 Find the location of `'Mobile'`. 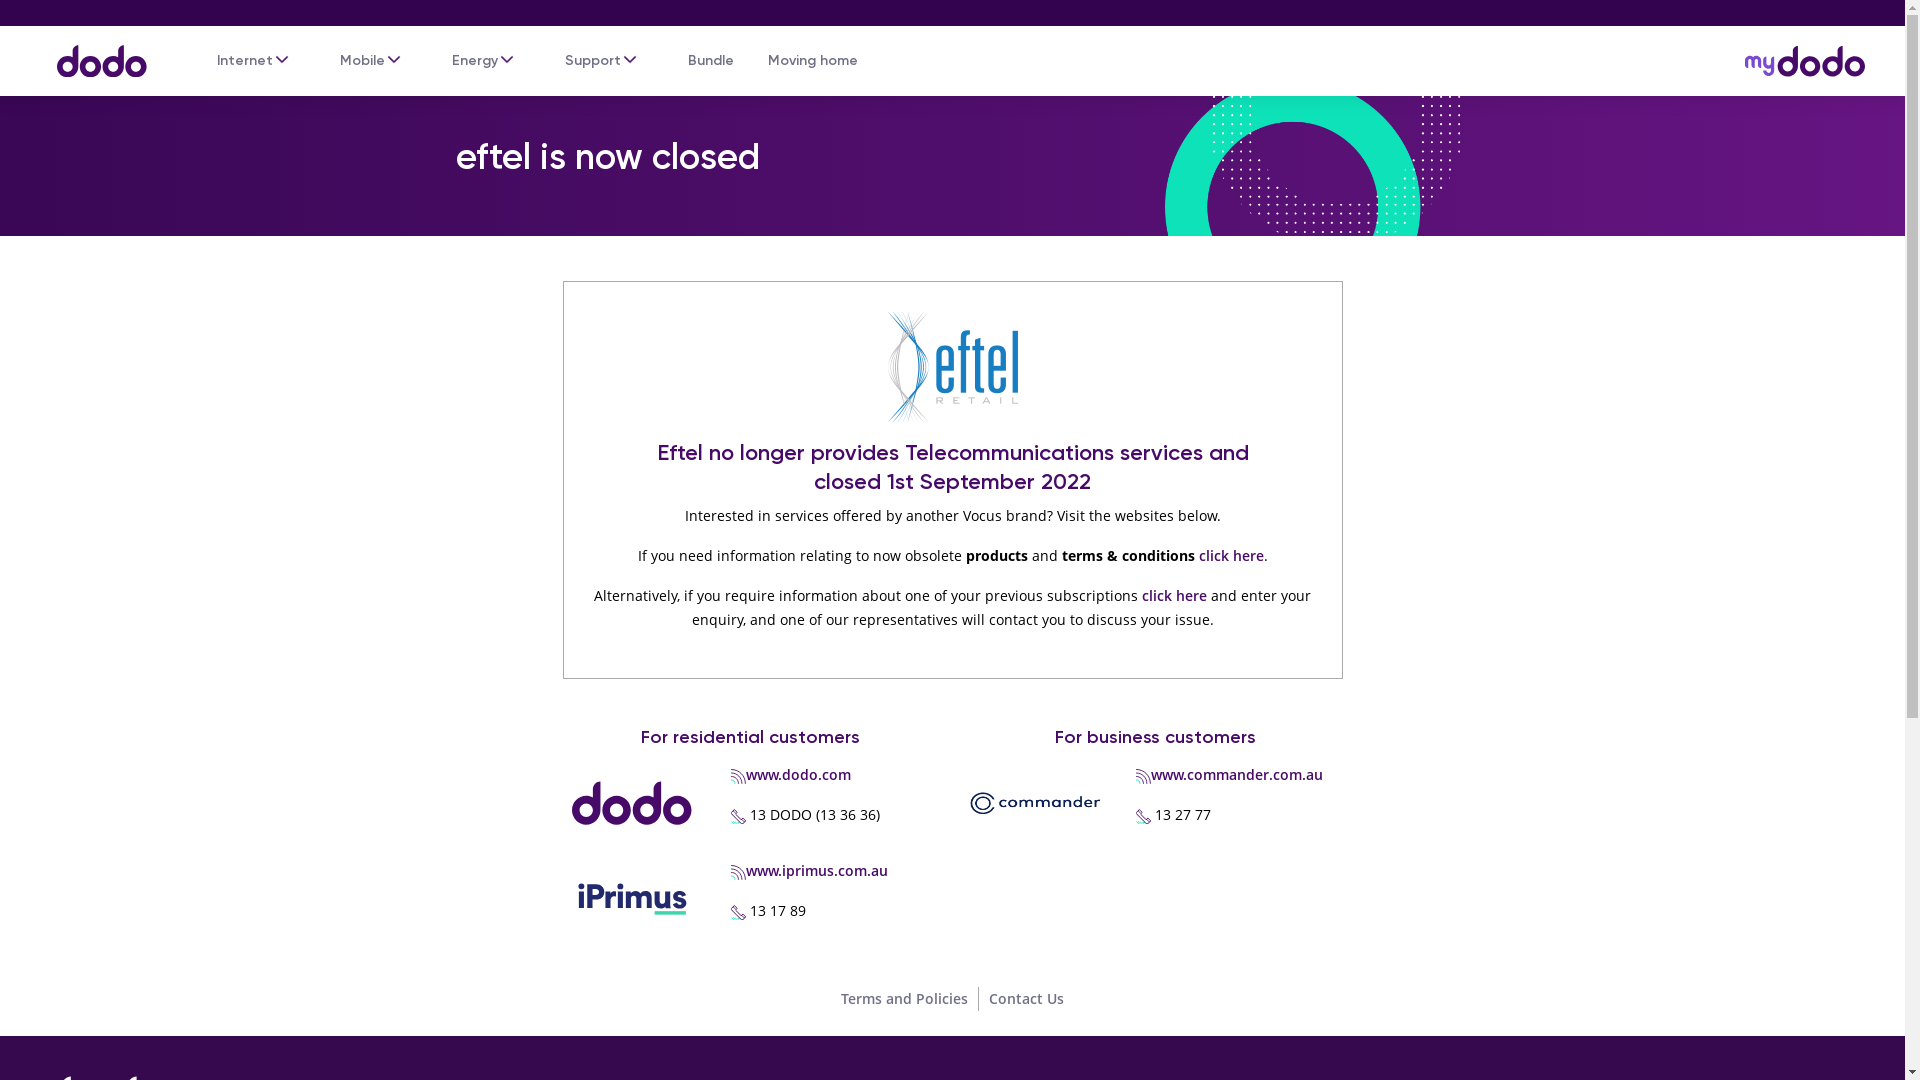

'Mobile' is located at coordinates (362, 60).